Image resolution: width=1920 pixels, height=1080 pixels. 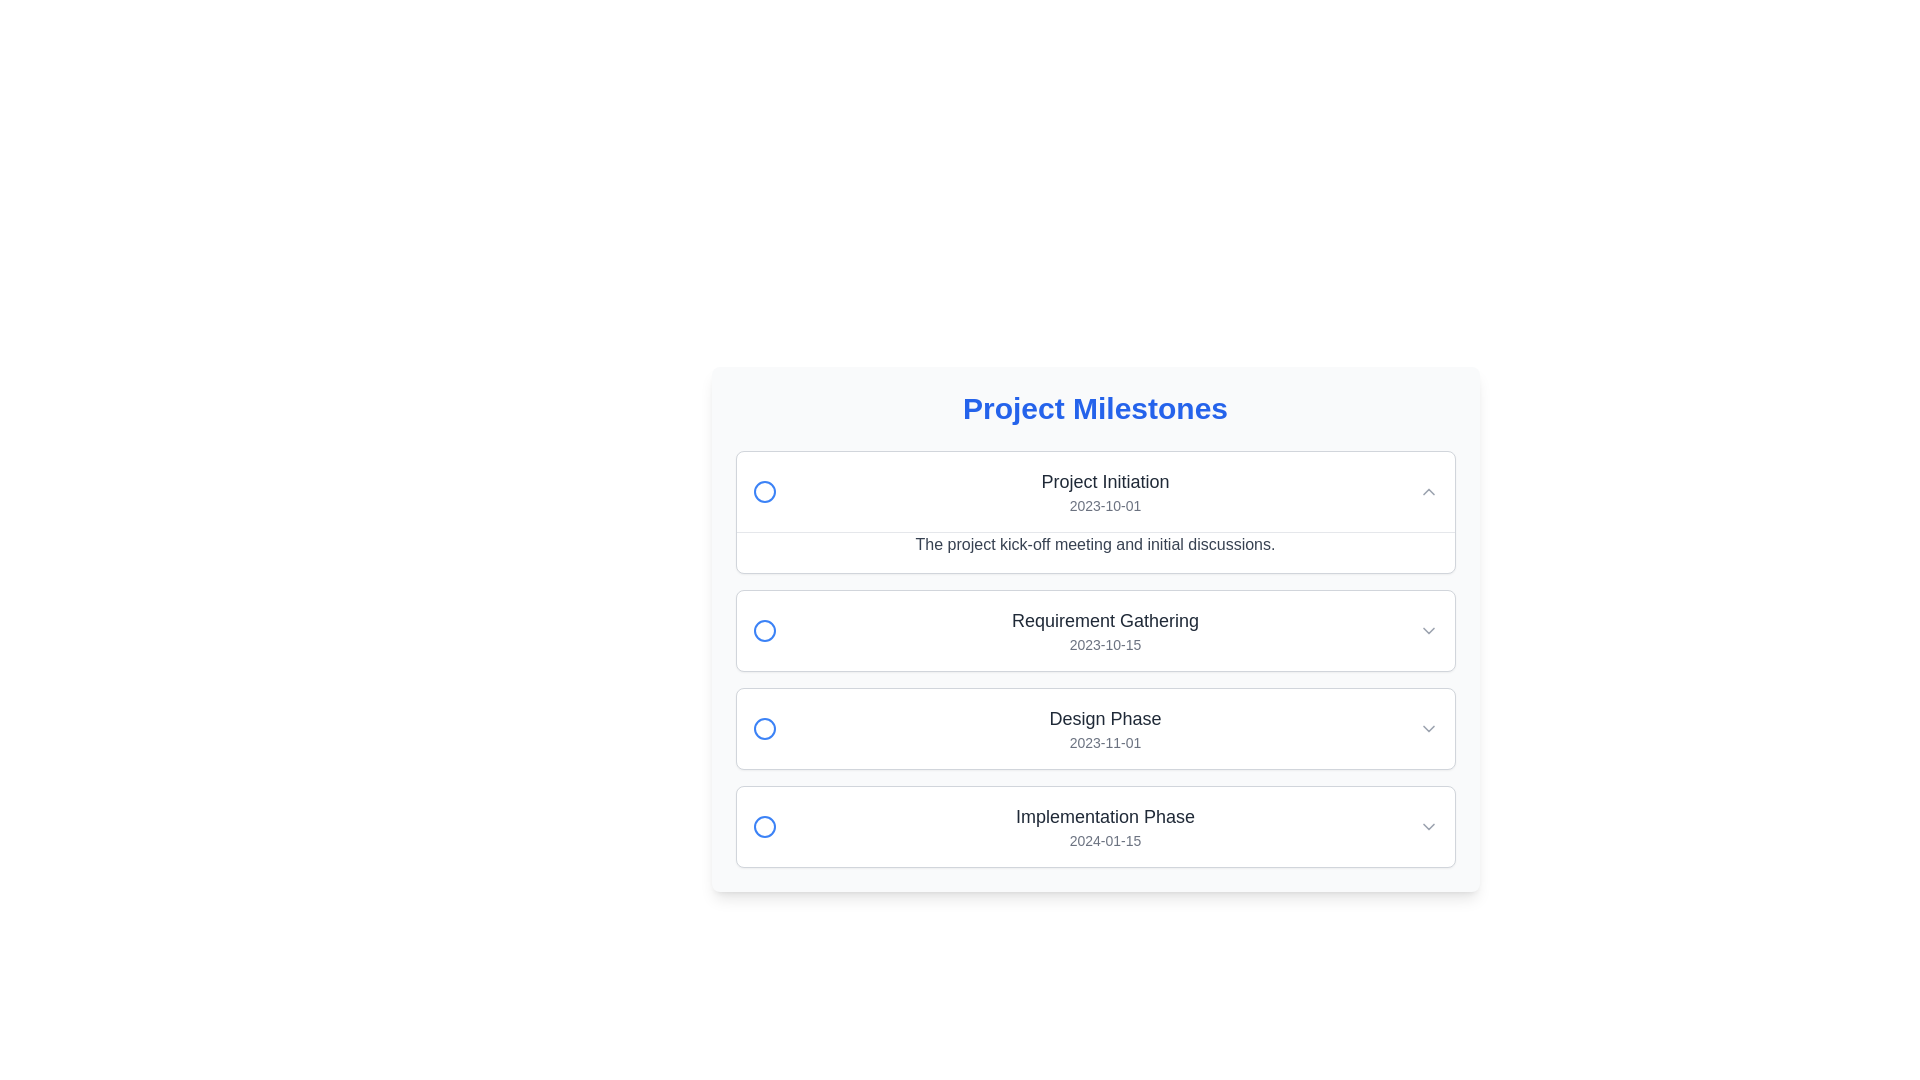 I want to click on the circle shape with no fill and a blue stroke color in the SVG graphic, which is part of the first milestone for 'Project Initiation', so click(x=763, y=492).